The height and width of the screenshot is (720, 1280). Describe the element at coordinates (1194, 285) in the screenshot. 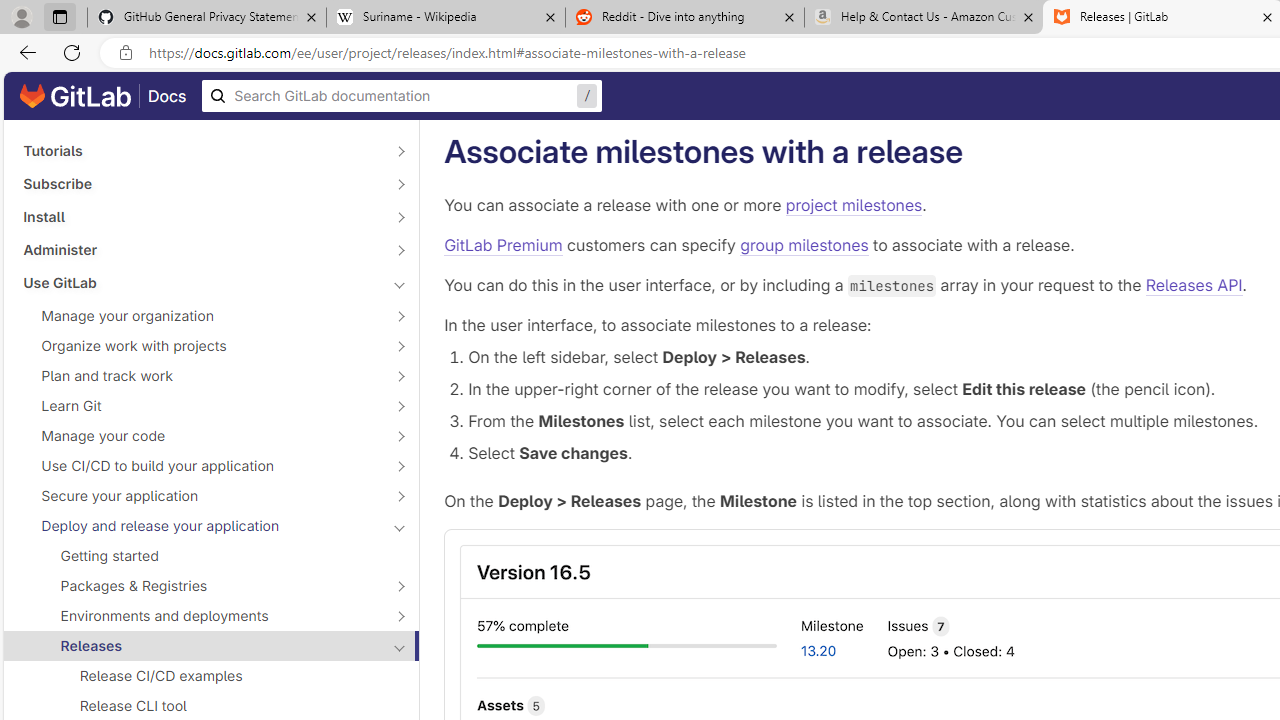

I see `'Releases API'` at that location.